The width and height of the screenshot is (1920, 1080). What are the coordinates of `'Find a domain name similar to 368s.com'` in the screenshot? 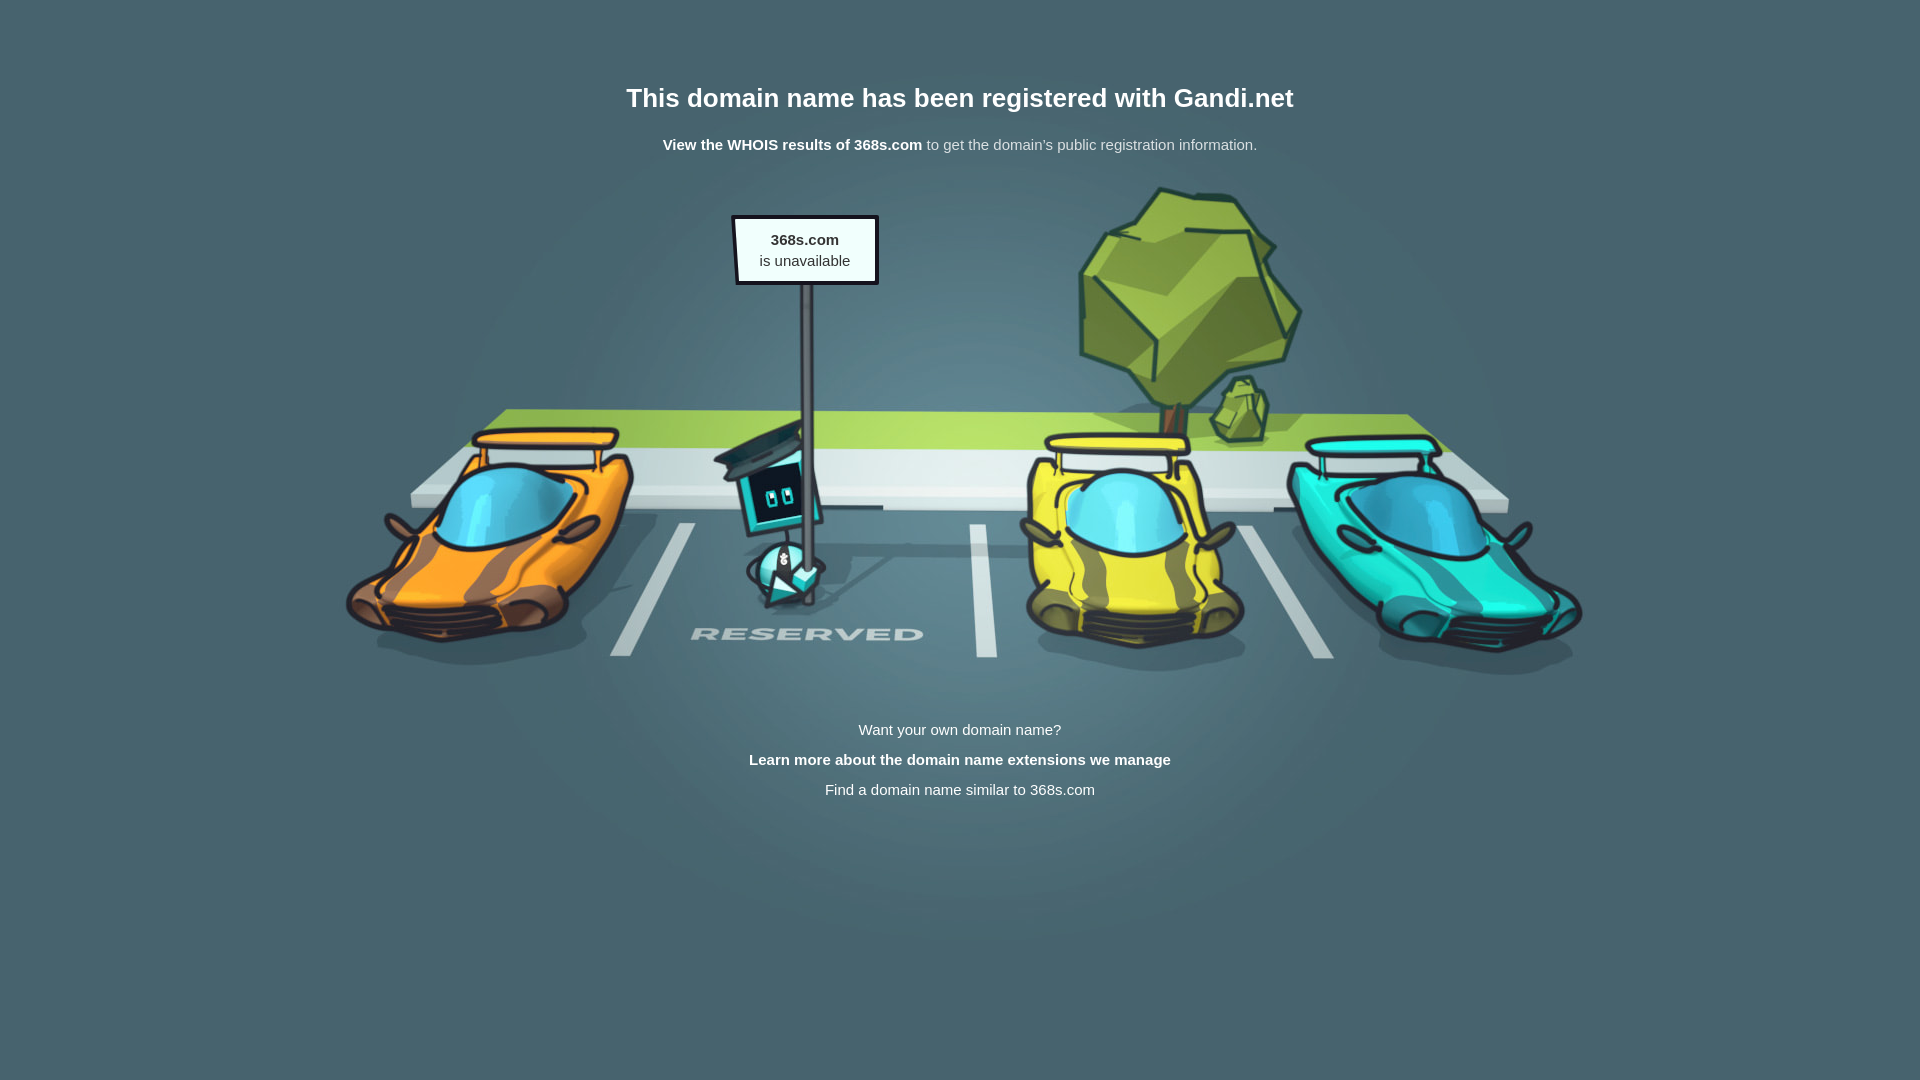 It's located at (960, 788).